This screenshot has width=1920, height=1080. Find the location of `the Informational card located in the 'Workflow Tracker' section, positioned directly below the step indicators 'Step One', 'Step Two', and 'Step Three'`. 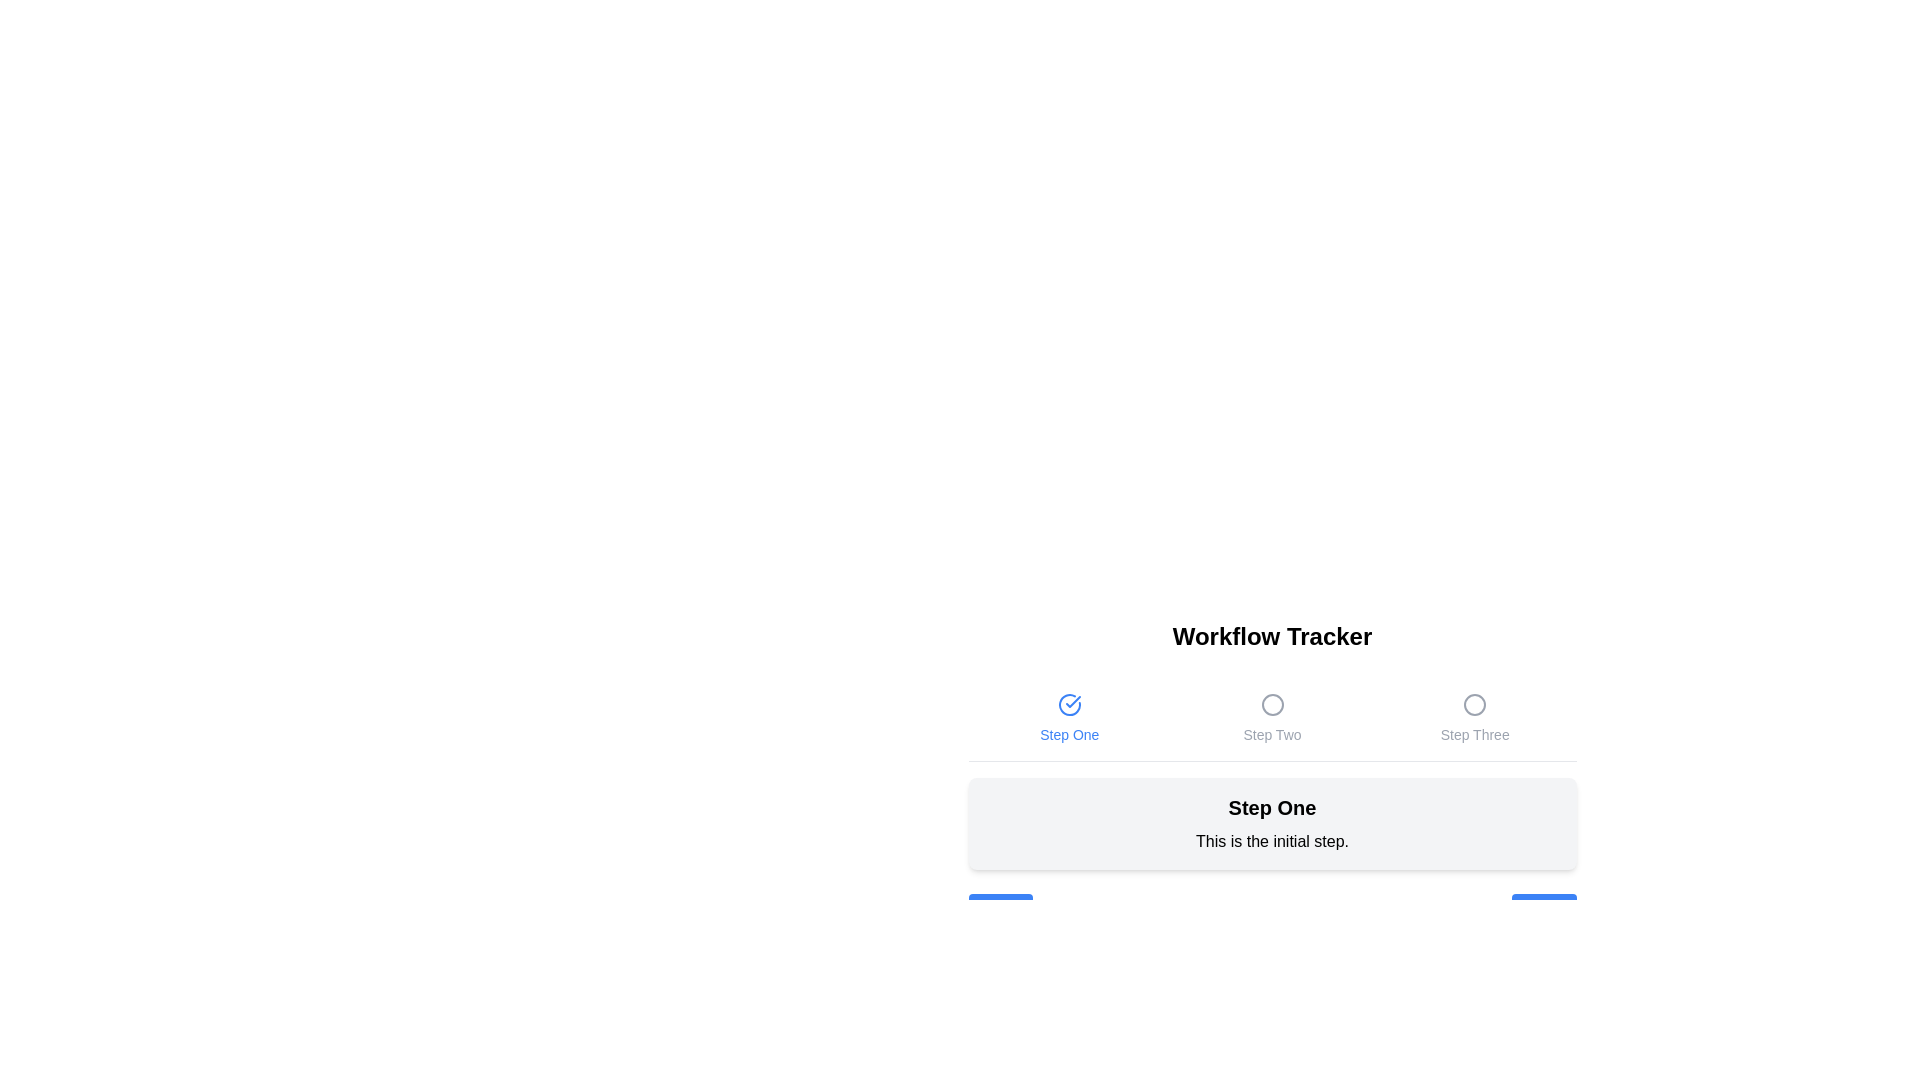

the Informational card located in the 'Workflow Tracker' section, positioned directly below the step indicators 'Step One', 'Step Two', and 'Step Three' is located at coordinates (1271, 824).